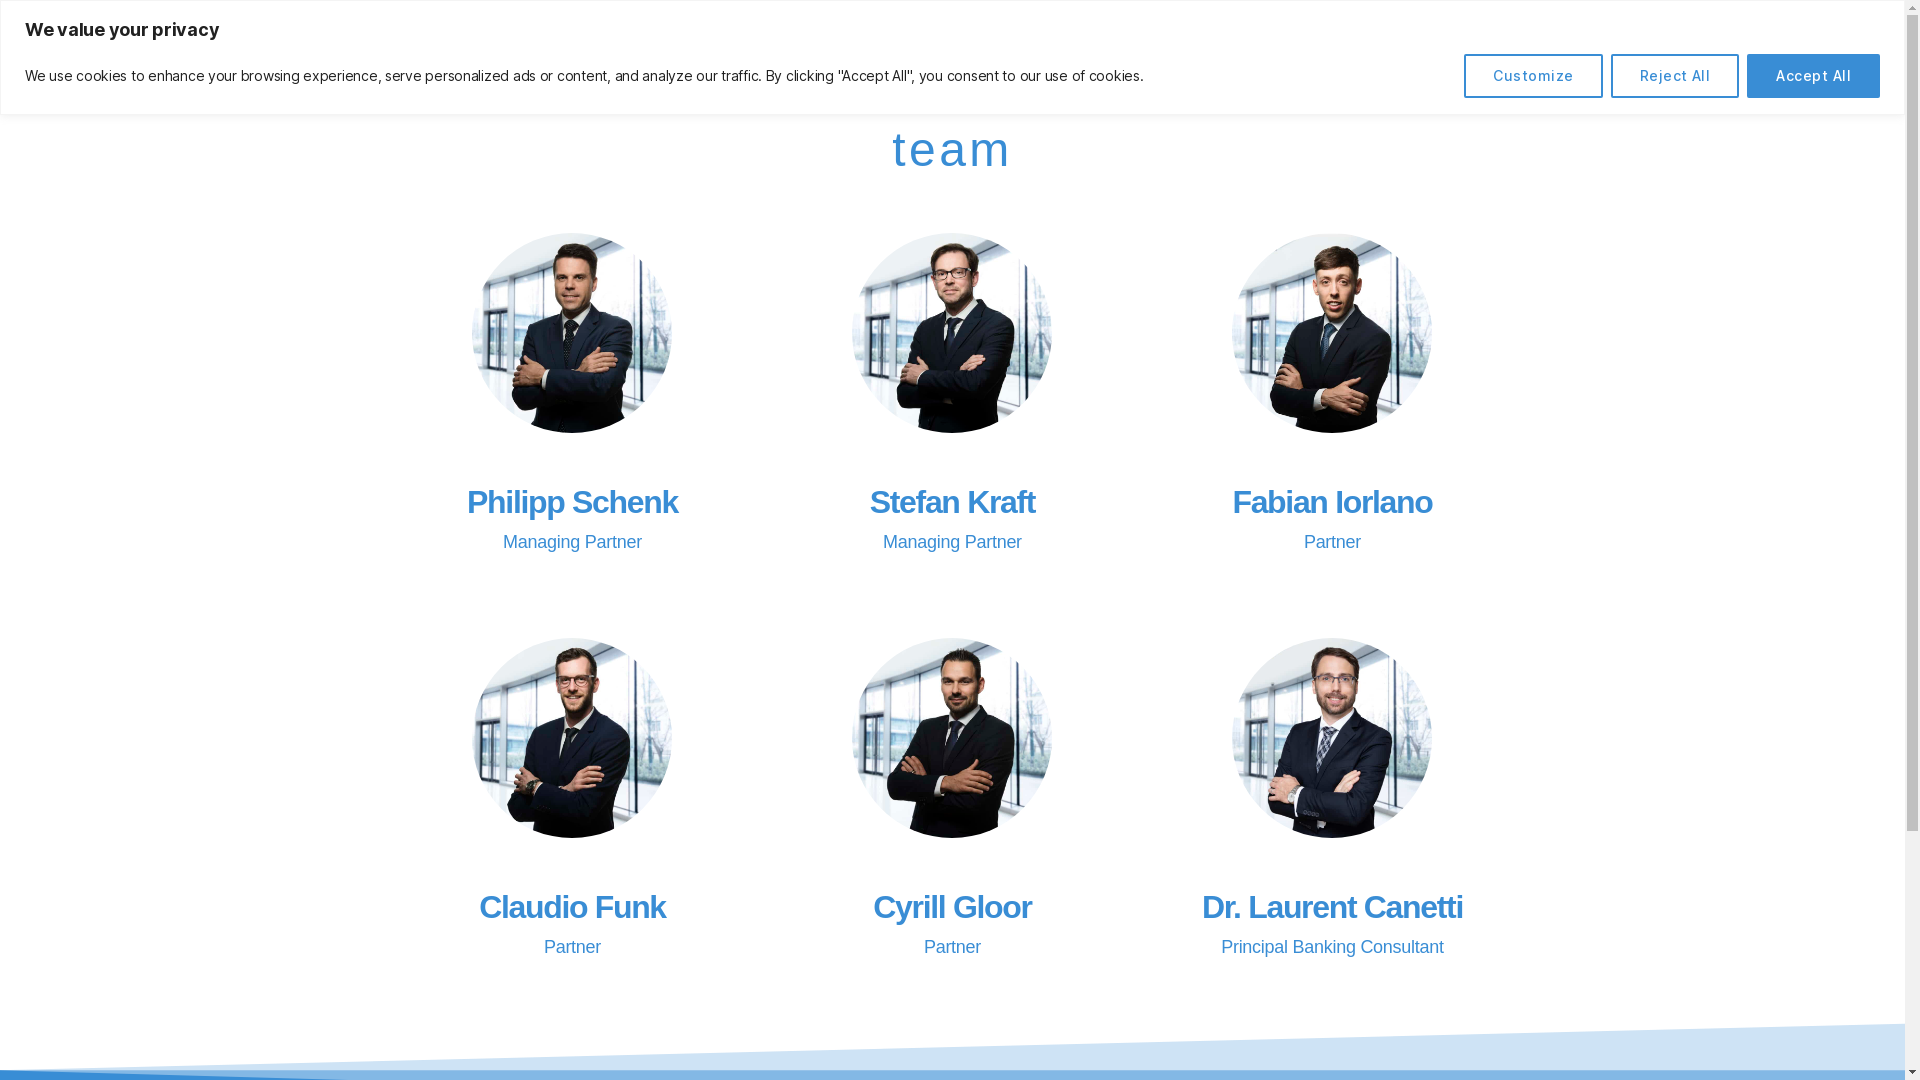  I want to click on 'logo', so click(178, 43).